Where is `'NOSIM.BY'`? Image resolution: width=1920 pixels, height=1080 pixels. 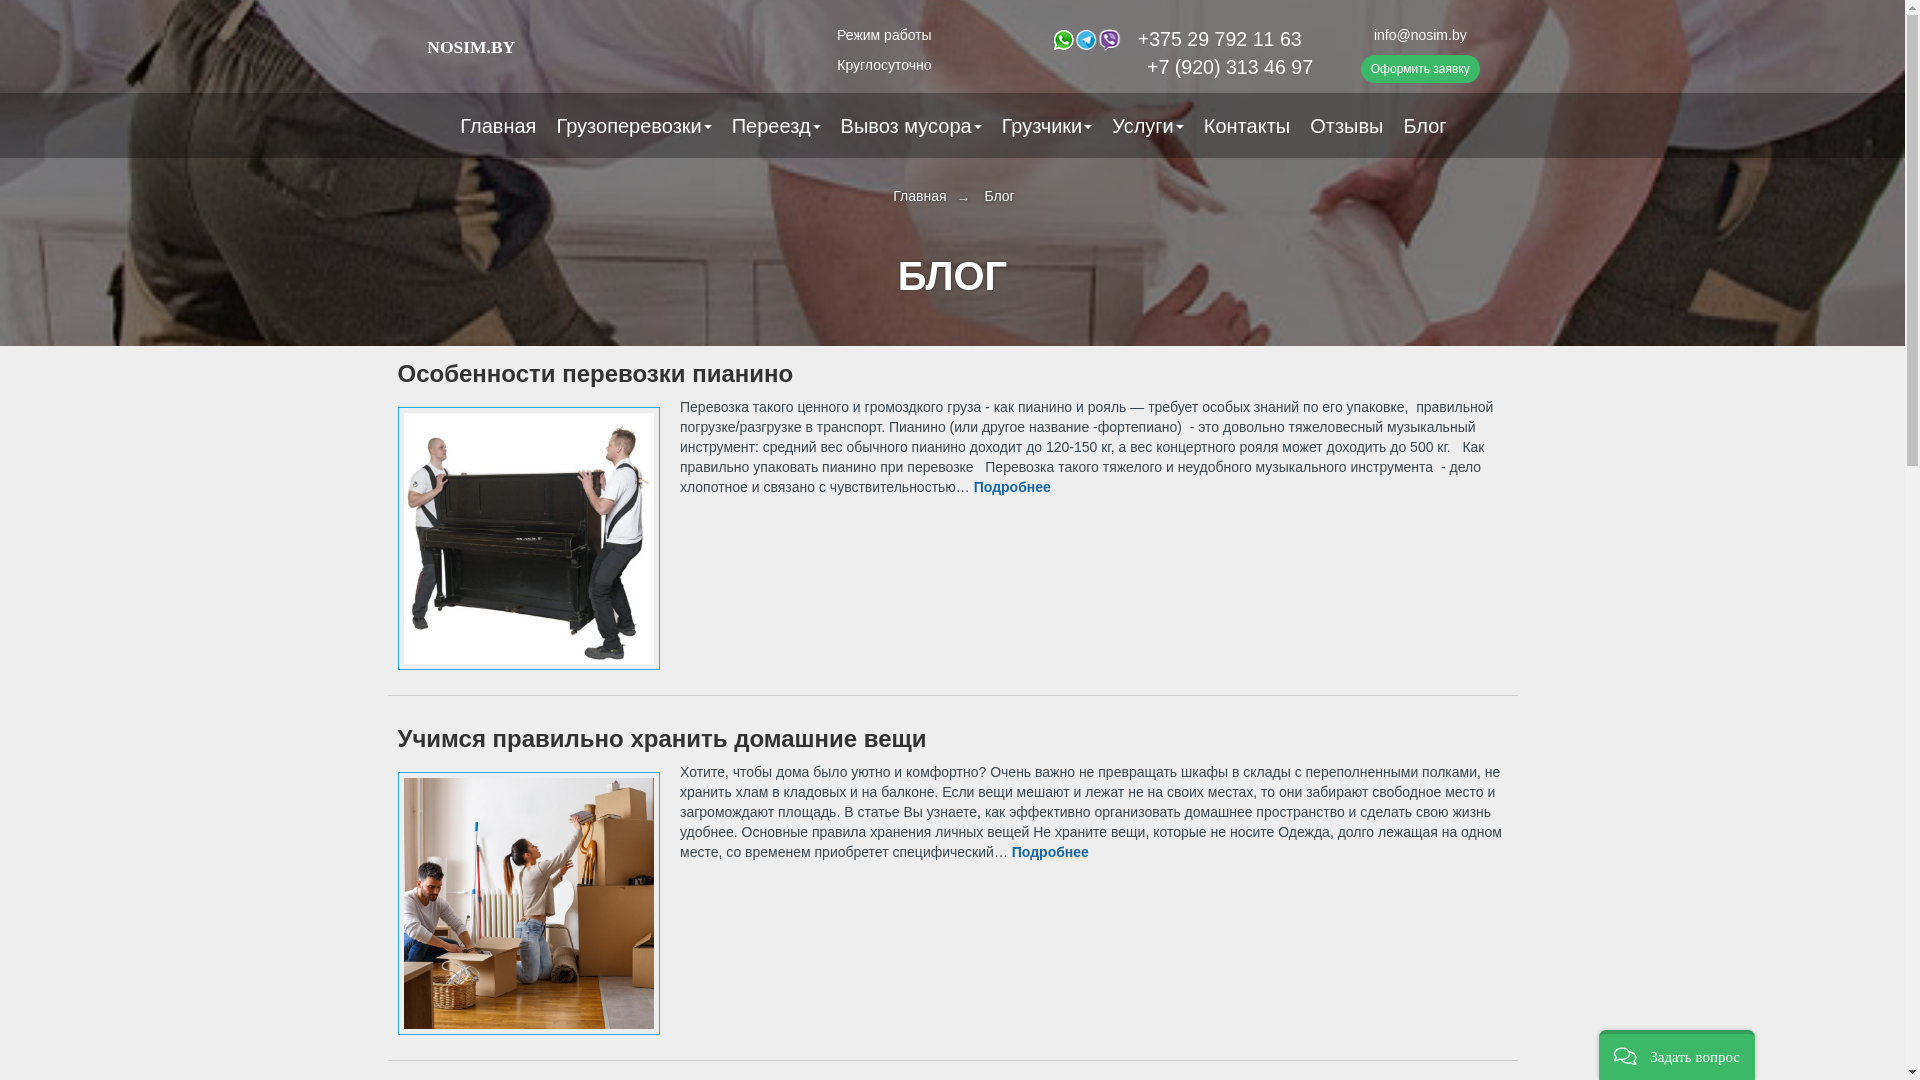 'NOSIM.BY' is located at coordinates (514, 46).